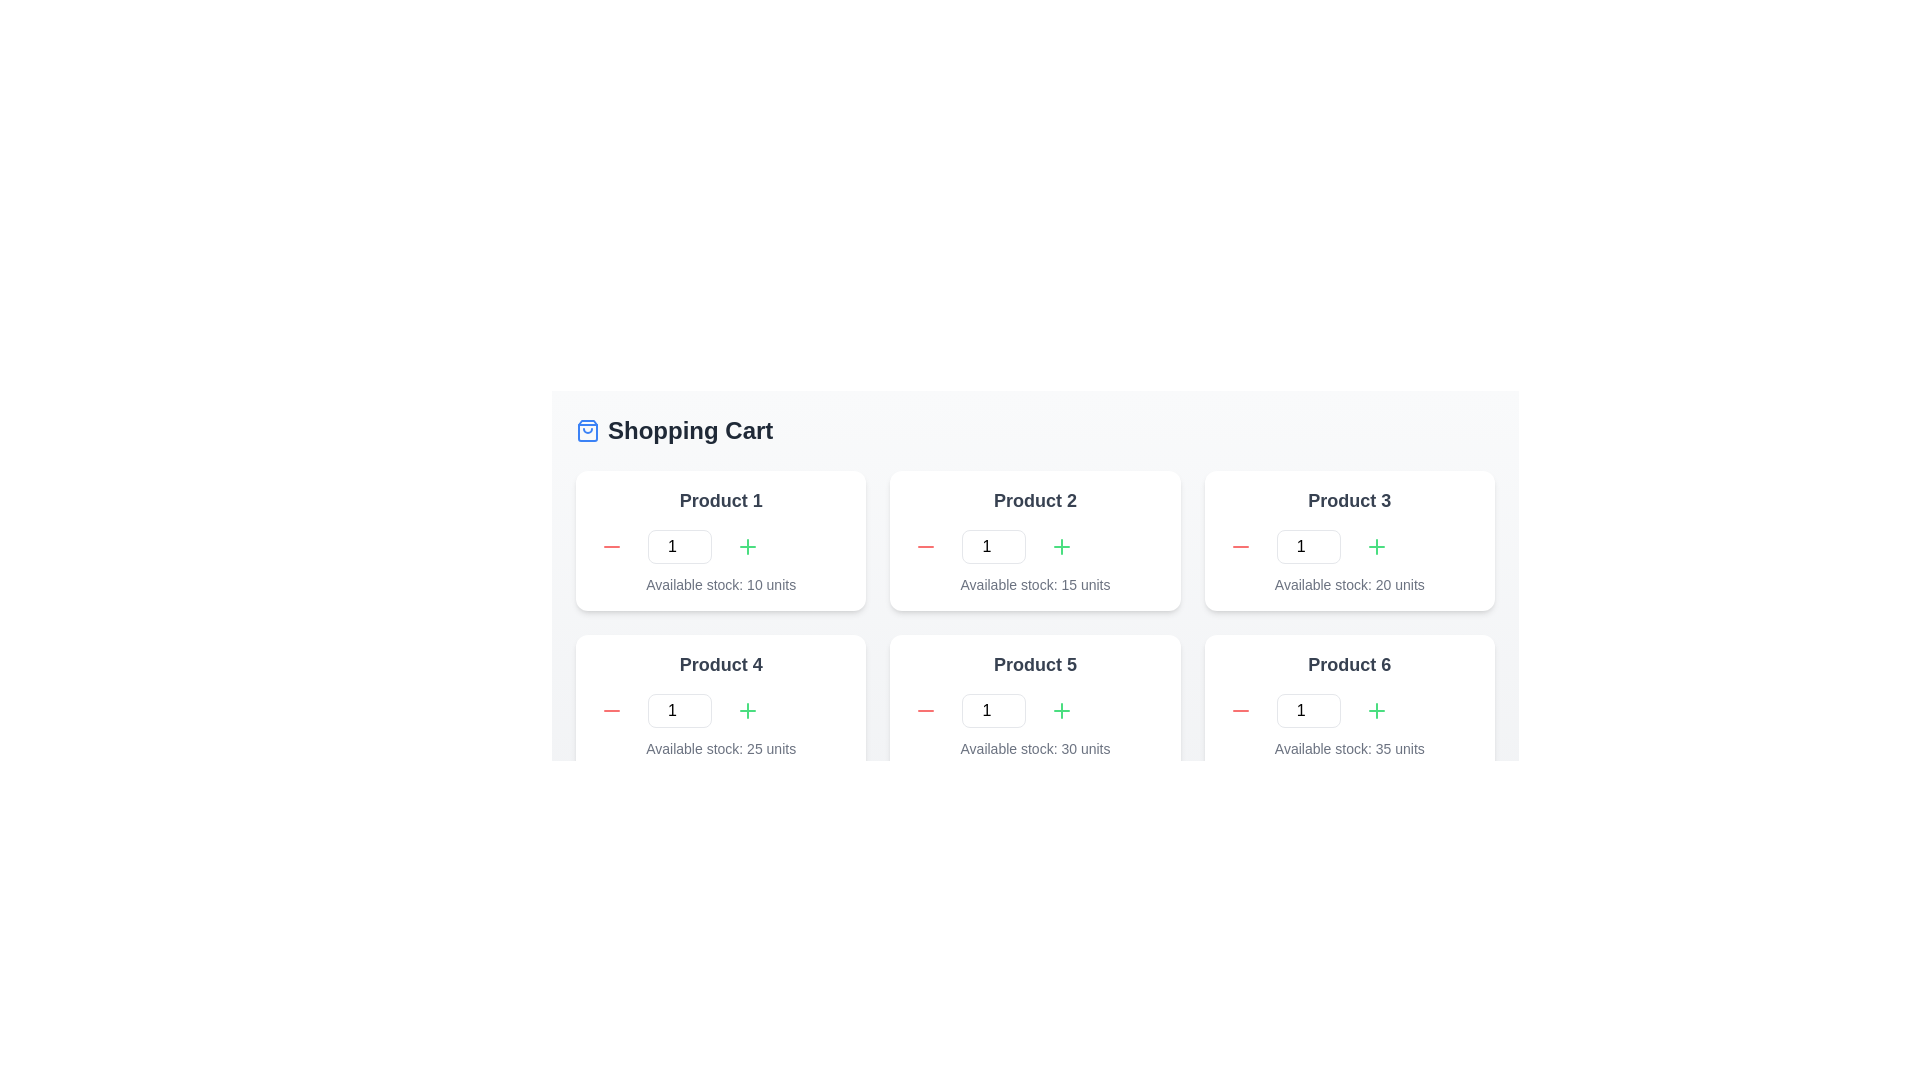 This screenshot has width=1920, height=1080. What do you see at coordinates (1239, 547) in the screenshot?
I see `the red circular button with a minus symbol to decrease the quantity of 'Product 3' in the shopping cart` at bounding box center [1239, 547].